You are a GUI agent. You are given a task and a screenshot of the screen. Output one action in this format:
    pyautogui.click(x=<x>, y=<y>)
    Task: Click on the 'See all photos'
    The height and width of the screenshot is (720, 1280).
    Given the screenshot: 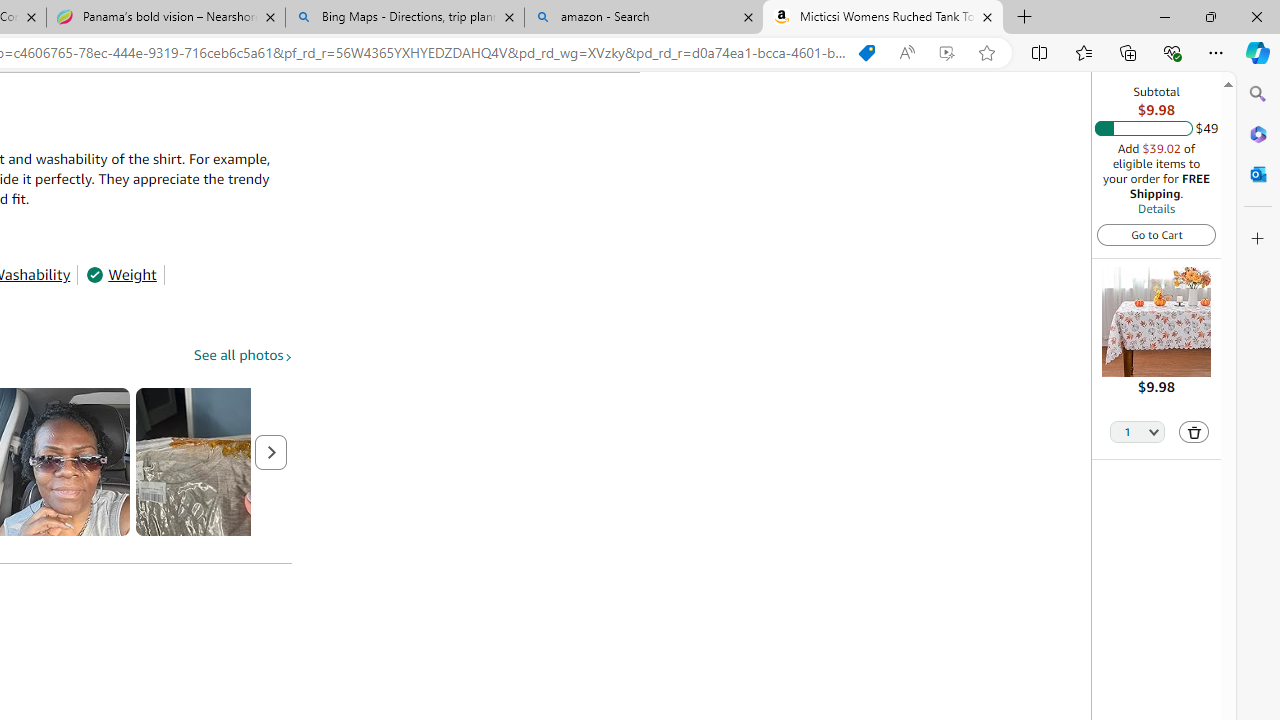 What is the action you would take?
    pyautogui.click(x=242, y=354)
    